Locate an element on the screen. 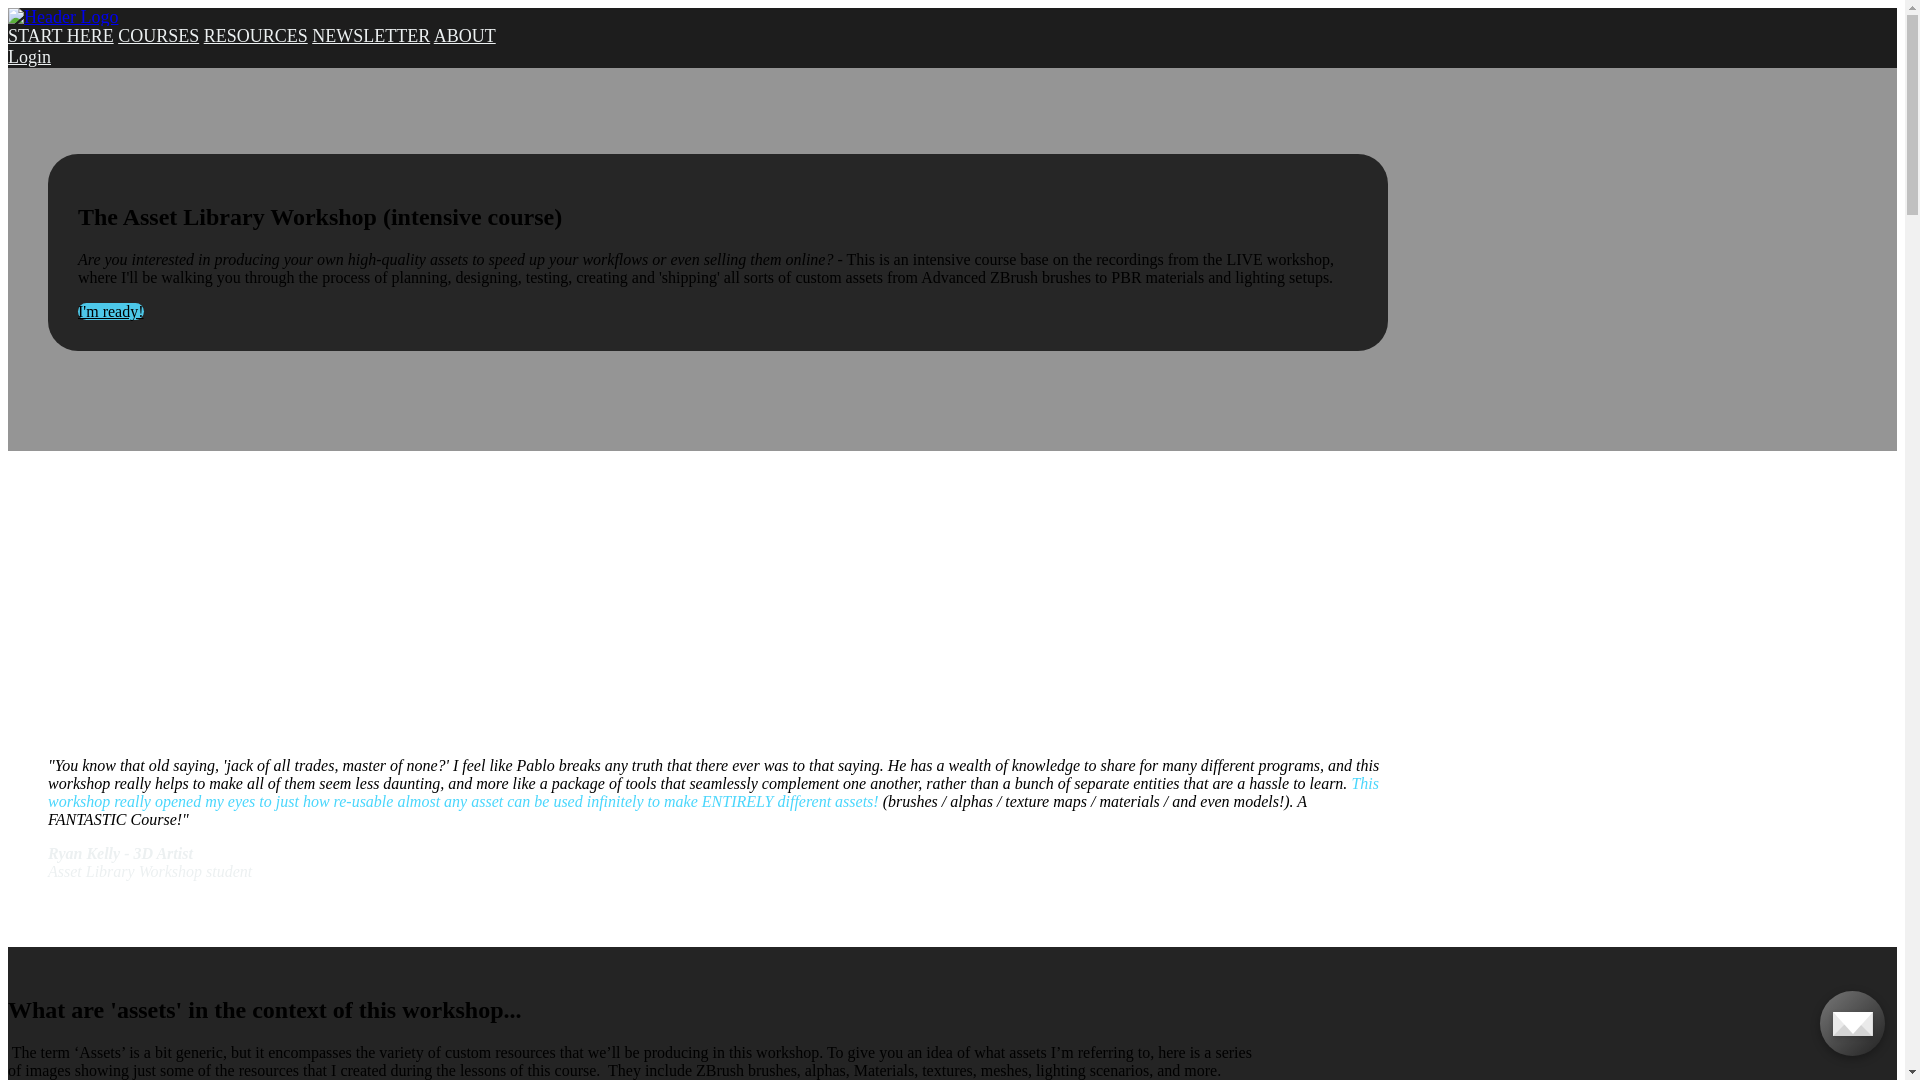 This screenshot has width=1920, height=1080. 'COURSES' is located at coordinates (157, 35).